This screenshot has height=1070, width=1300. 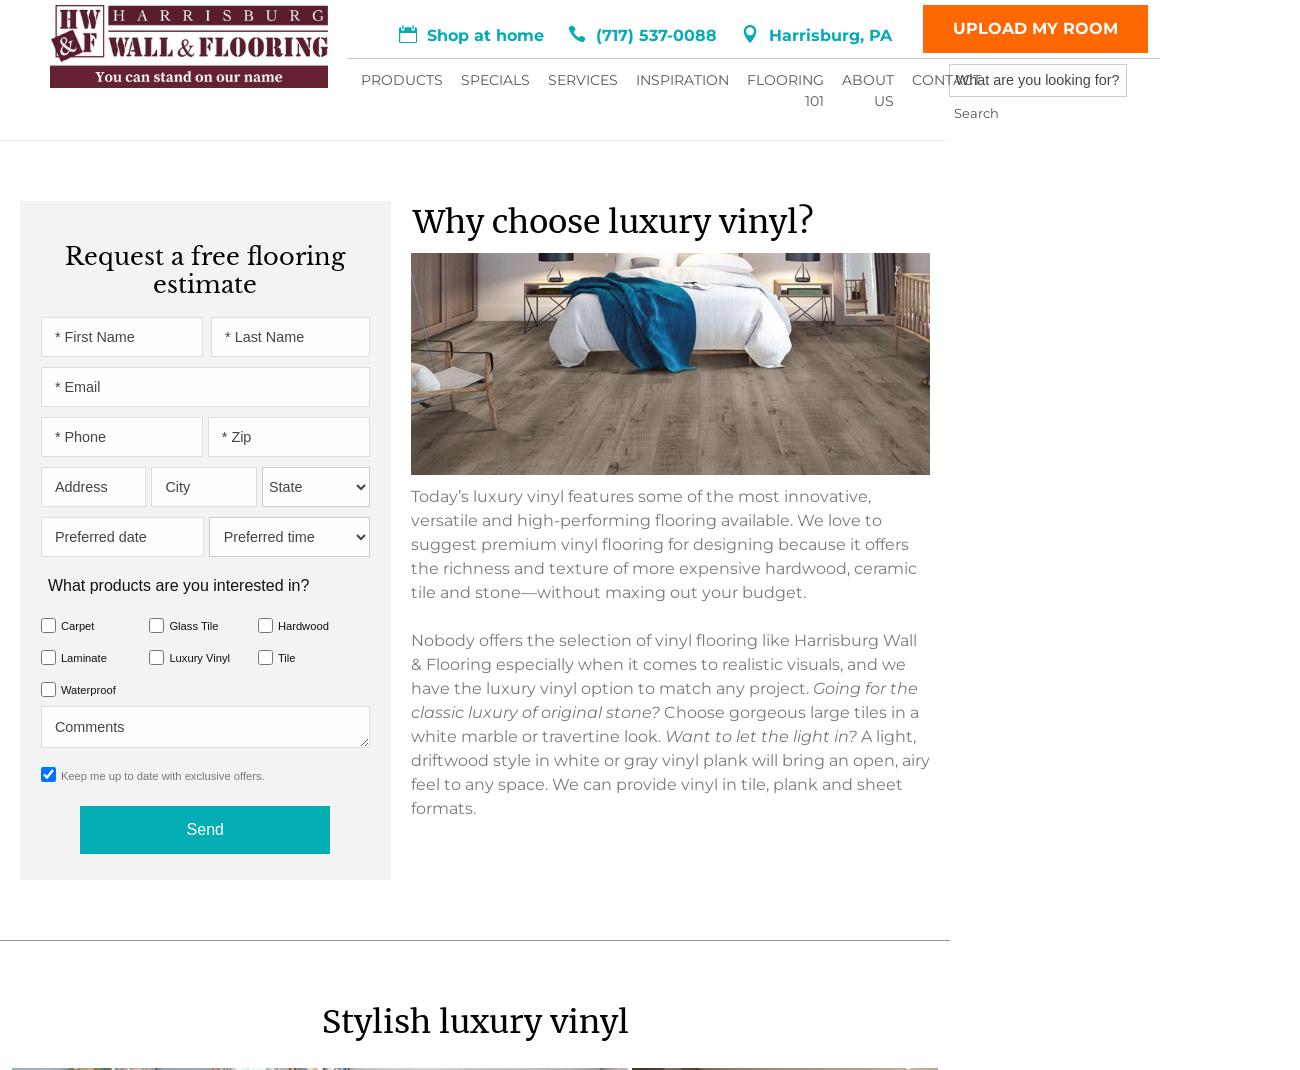 I want to click on 'Menu ▼', so click(x=265, y=59).